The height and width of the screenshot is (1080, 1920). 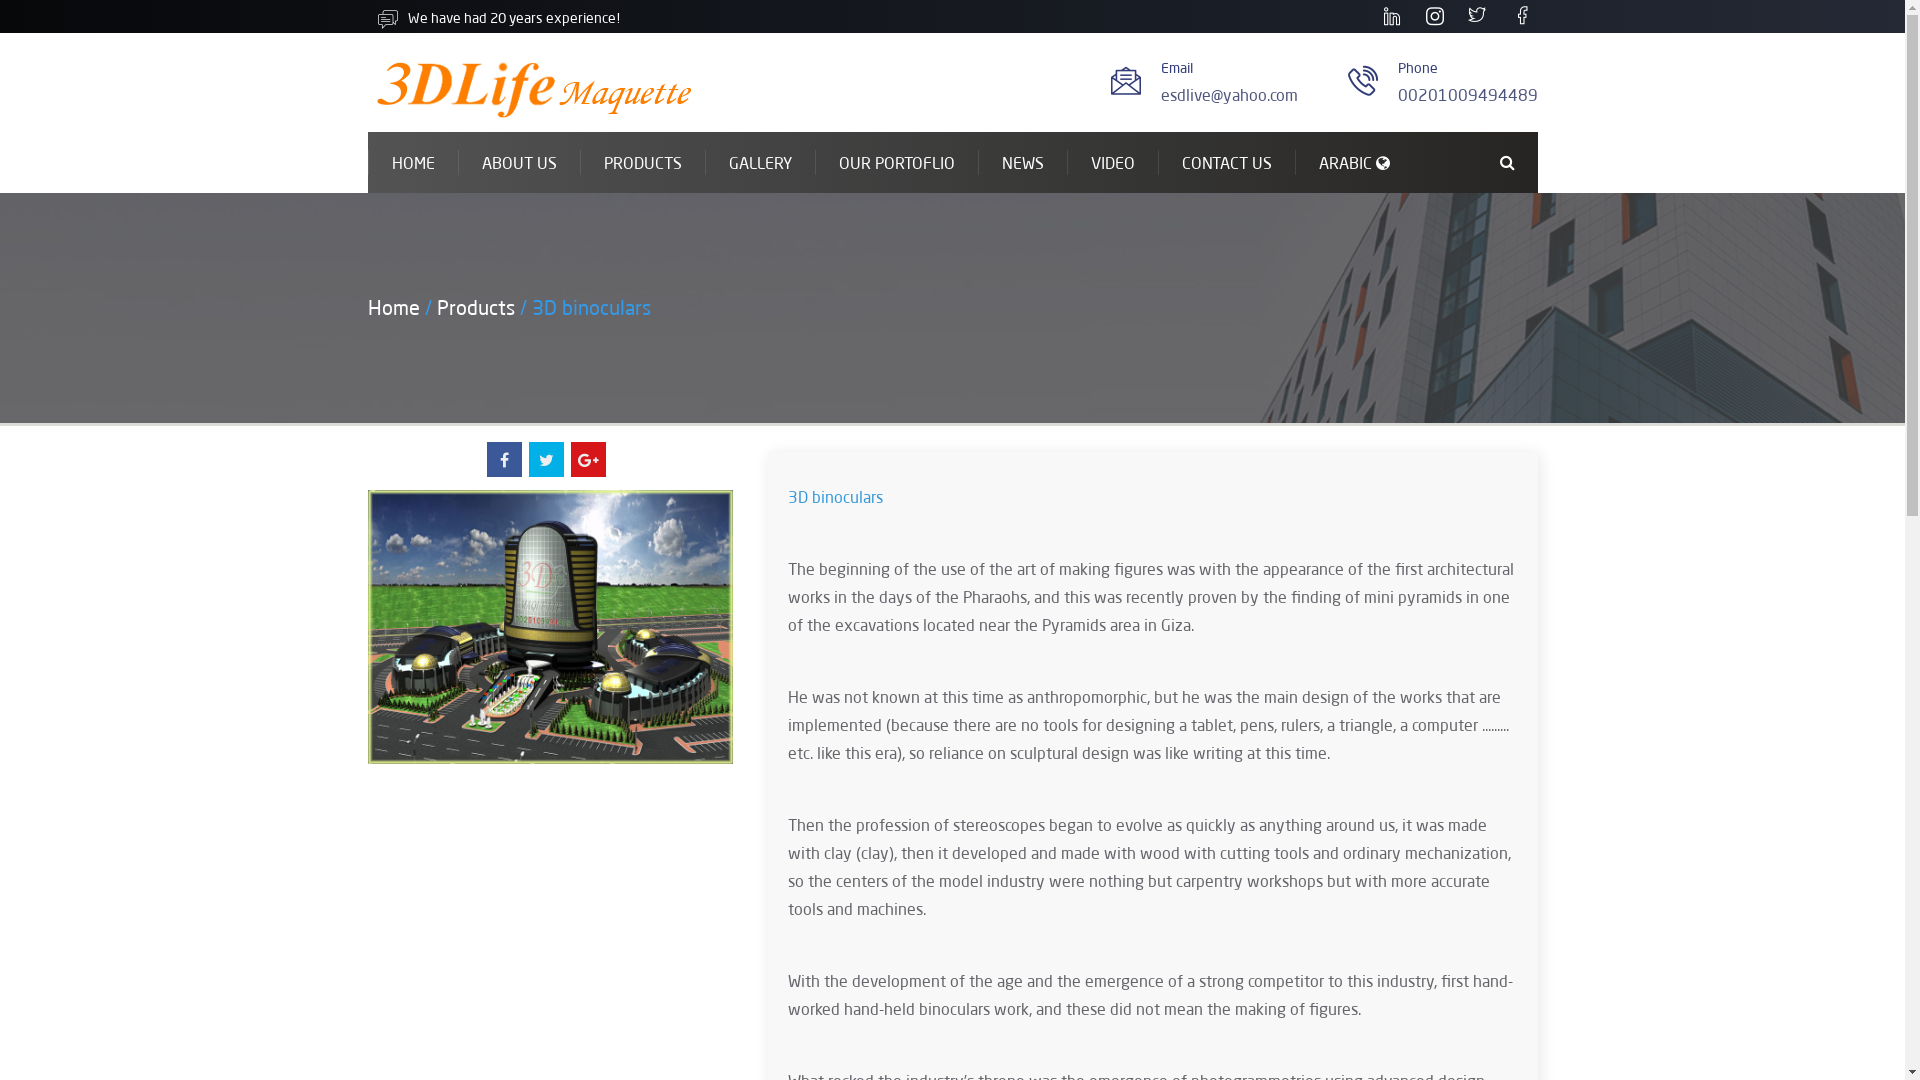 I want to click on 'Products', so click(x=474, y=307).